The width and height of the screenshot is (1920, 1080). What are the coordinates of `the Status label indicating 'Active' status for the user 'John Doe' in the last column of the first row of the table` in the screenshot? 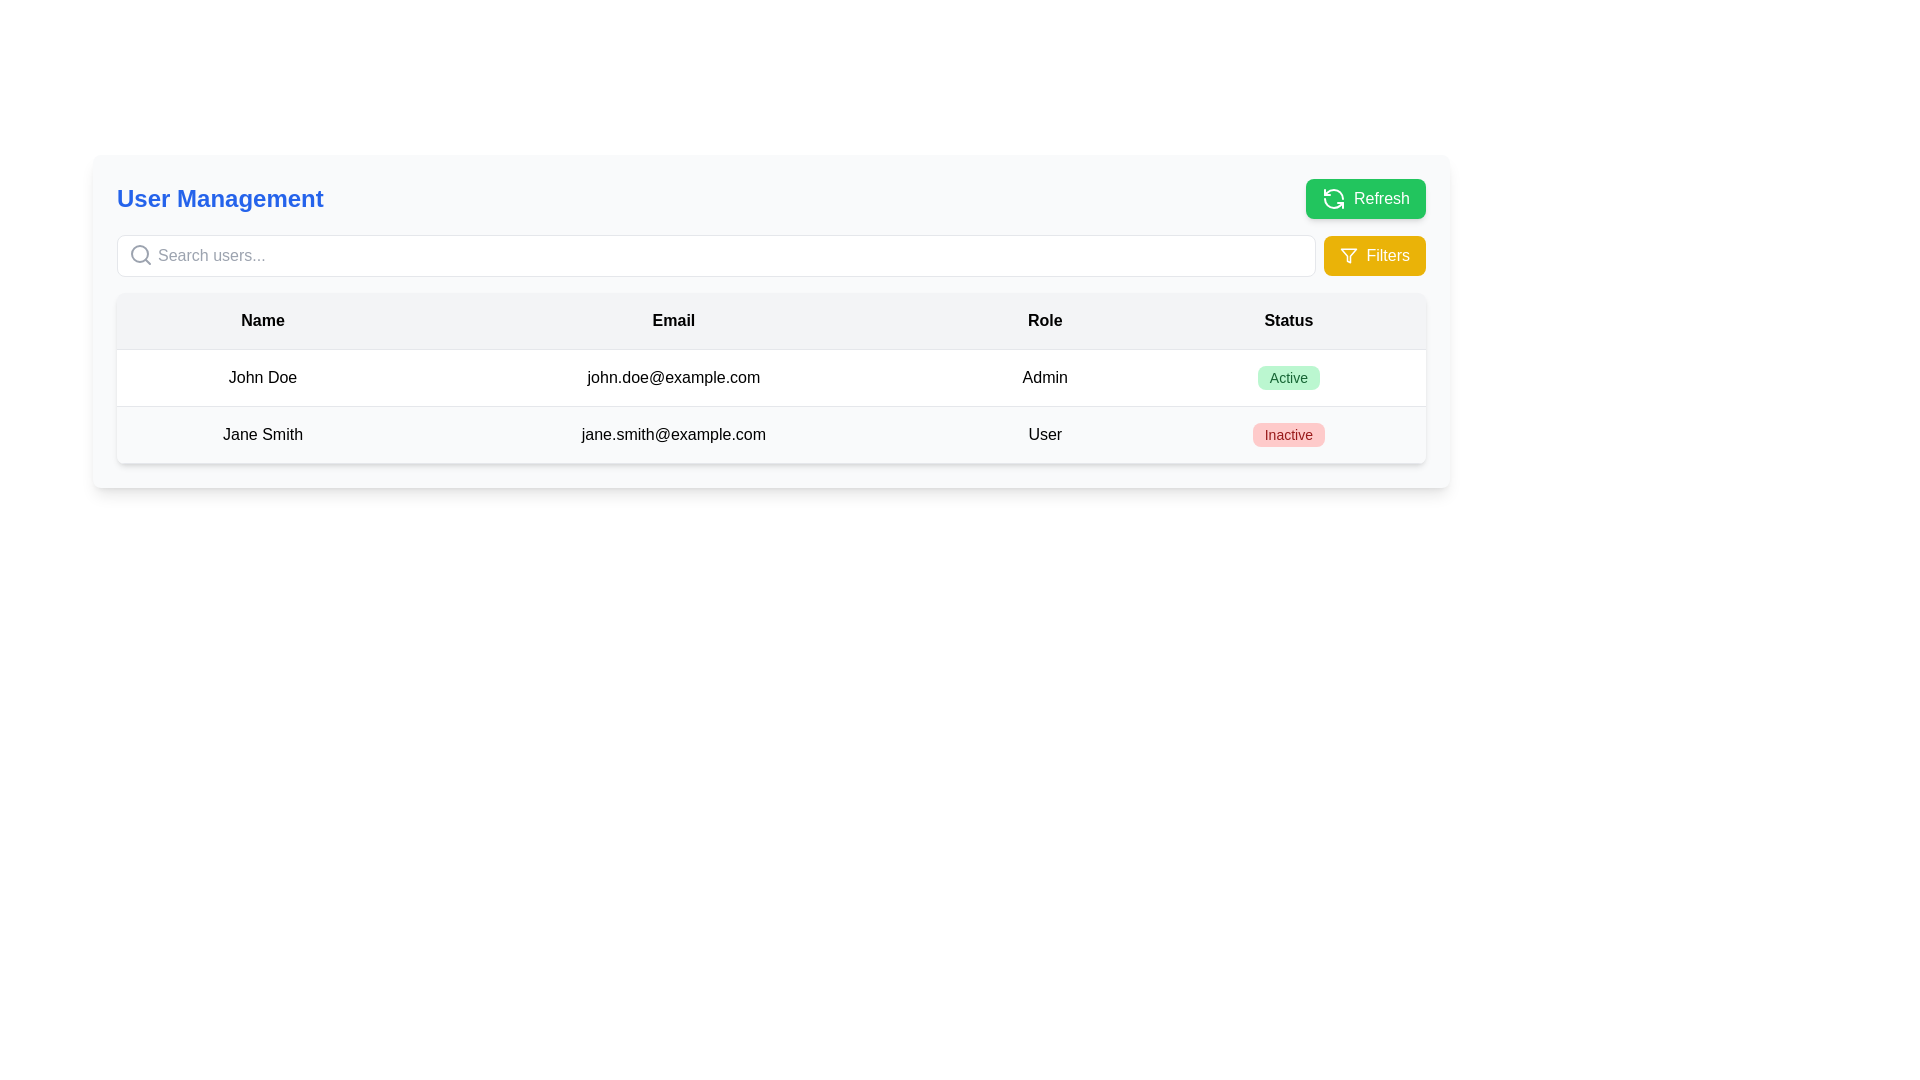 It's located at (1288, 378).